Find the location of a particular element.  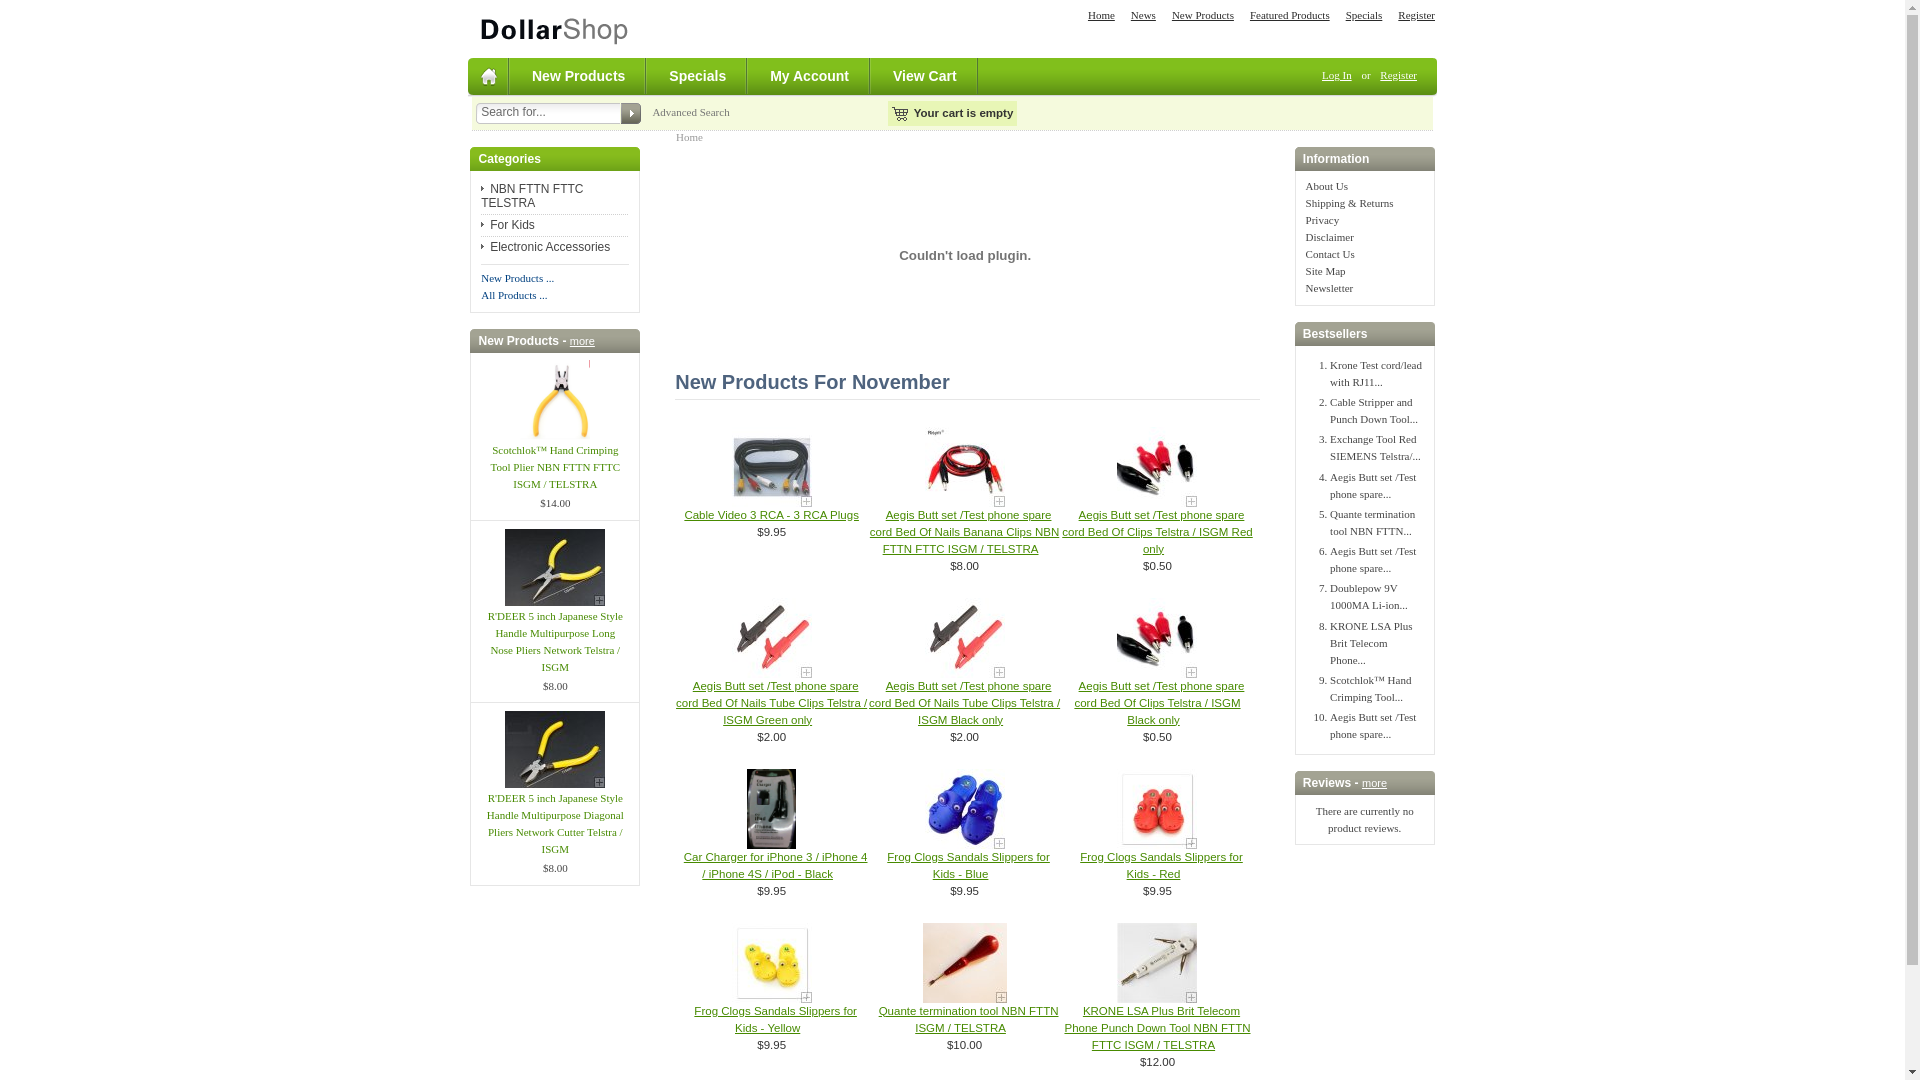

'Privacy' is located at coordinates (1305, 219).